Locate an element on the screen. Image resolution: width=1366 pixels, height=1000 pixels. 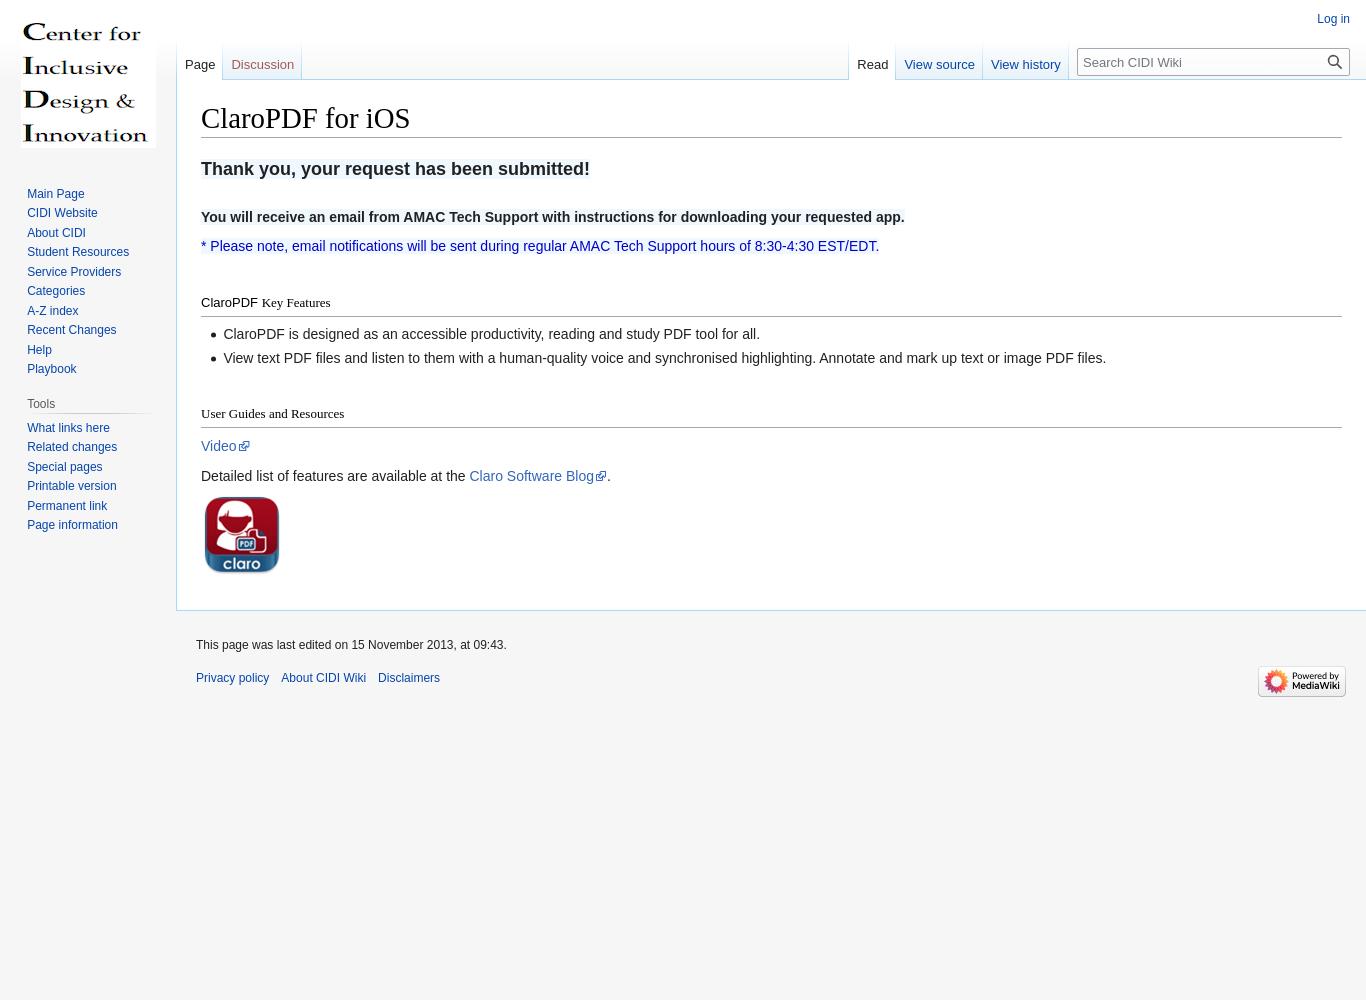
'Detailed list of features are available at the' is located at coordinates (334, 474).